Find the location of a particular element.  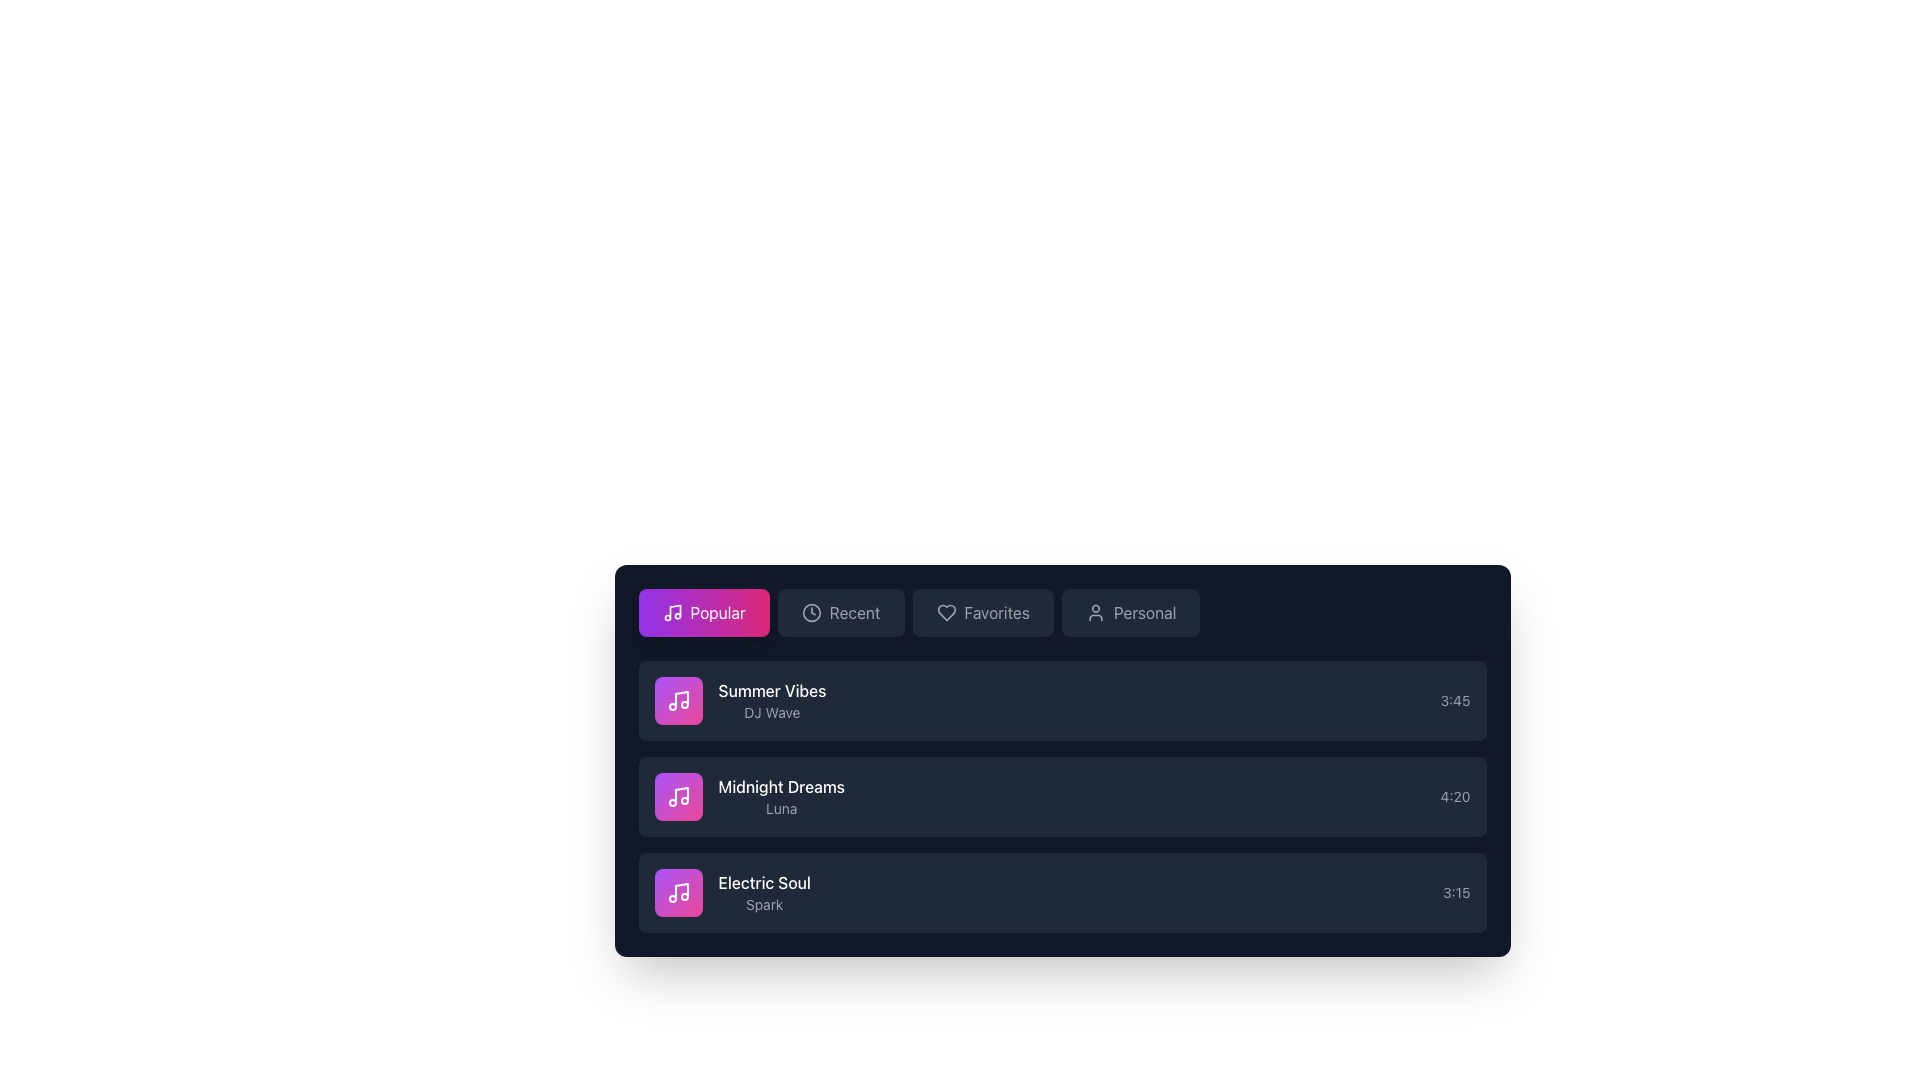

the 'Recent' navigation button located between the 'Popular' and 'Favorites' buttons is located at coordinates (840, 612).